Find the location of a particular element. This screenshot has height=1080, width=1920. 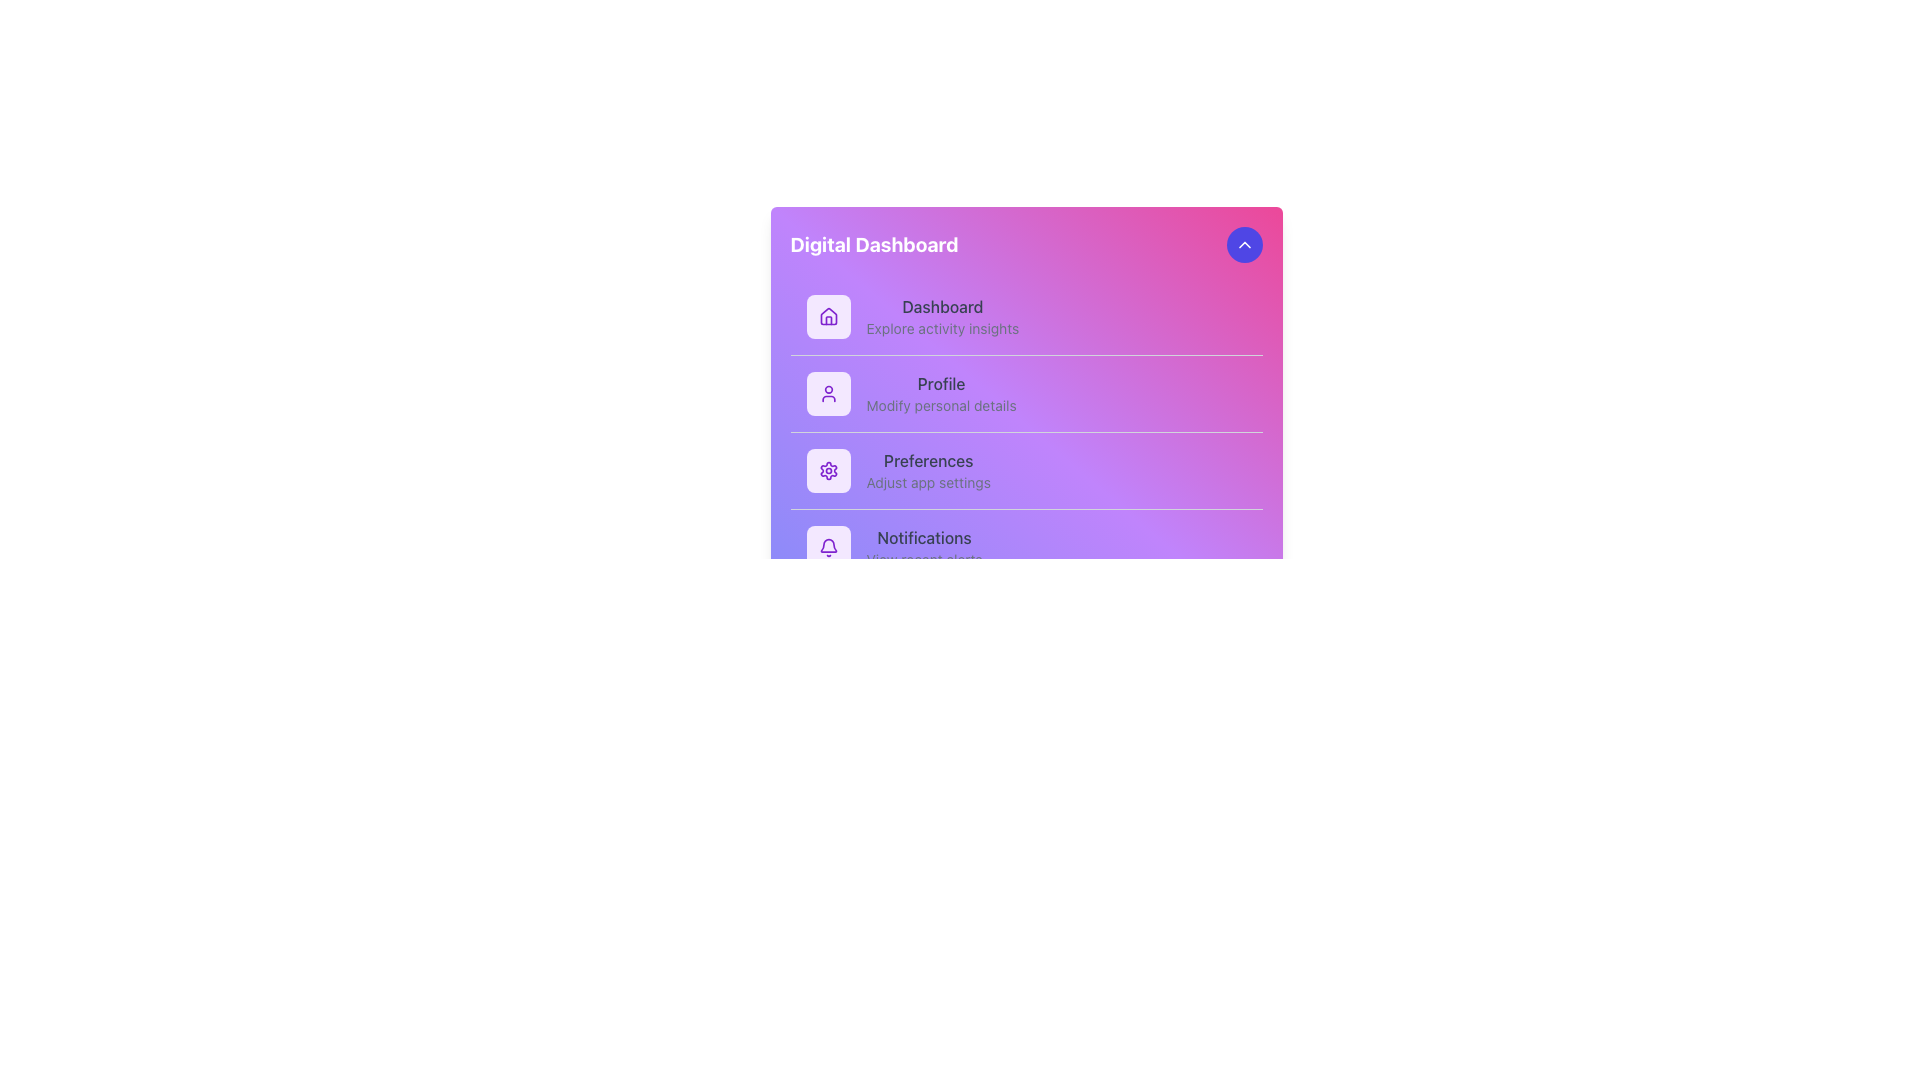

the square-shaped Icon button with a rounded border and a house icon in the center, located within the 'DashboardExplore activity insights' section is located at coordinates (828, 315).